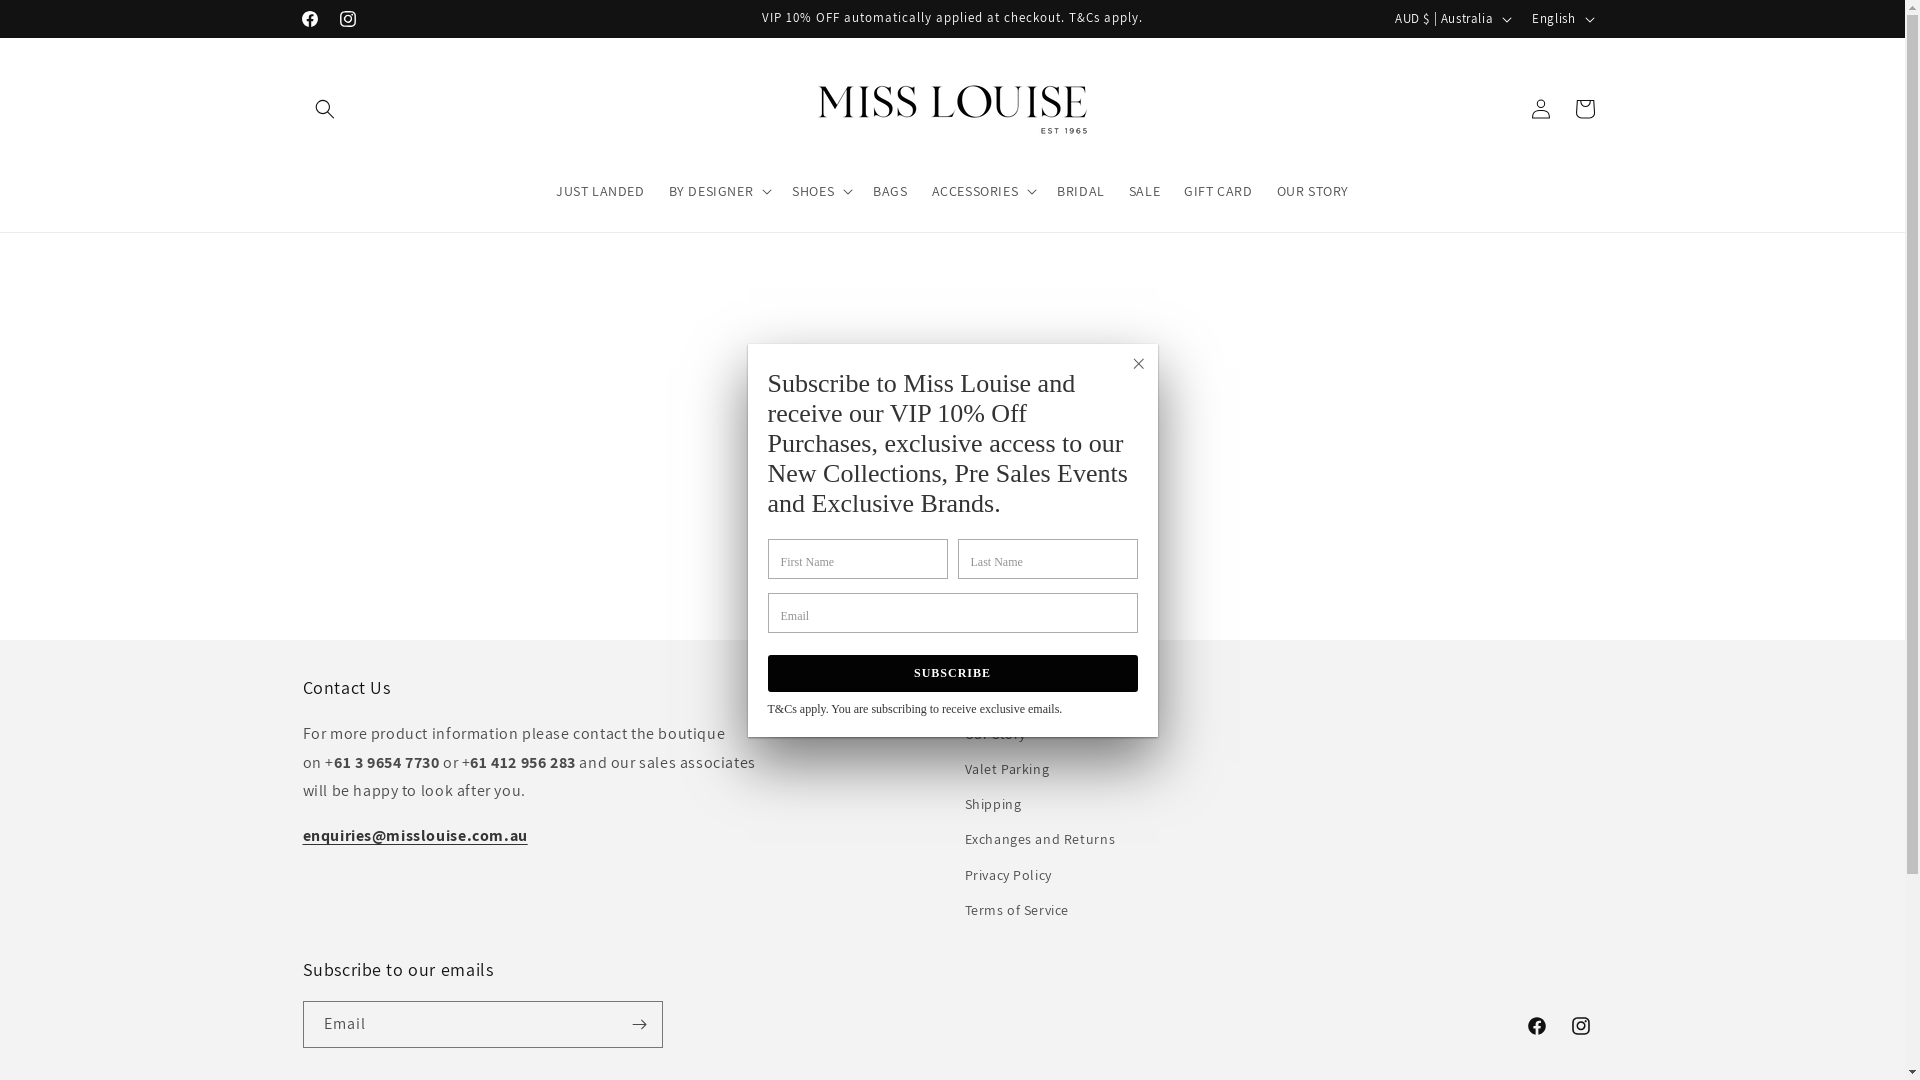  What do you see at coordinates (327, 19) in the screenshot?
I see `'Instagram'` at bounding box center [327, 19].